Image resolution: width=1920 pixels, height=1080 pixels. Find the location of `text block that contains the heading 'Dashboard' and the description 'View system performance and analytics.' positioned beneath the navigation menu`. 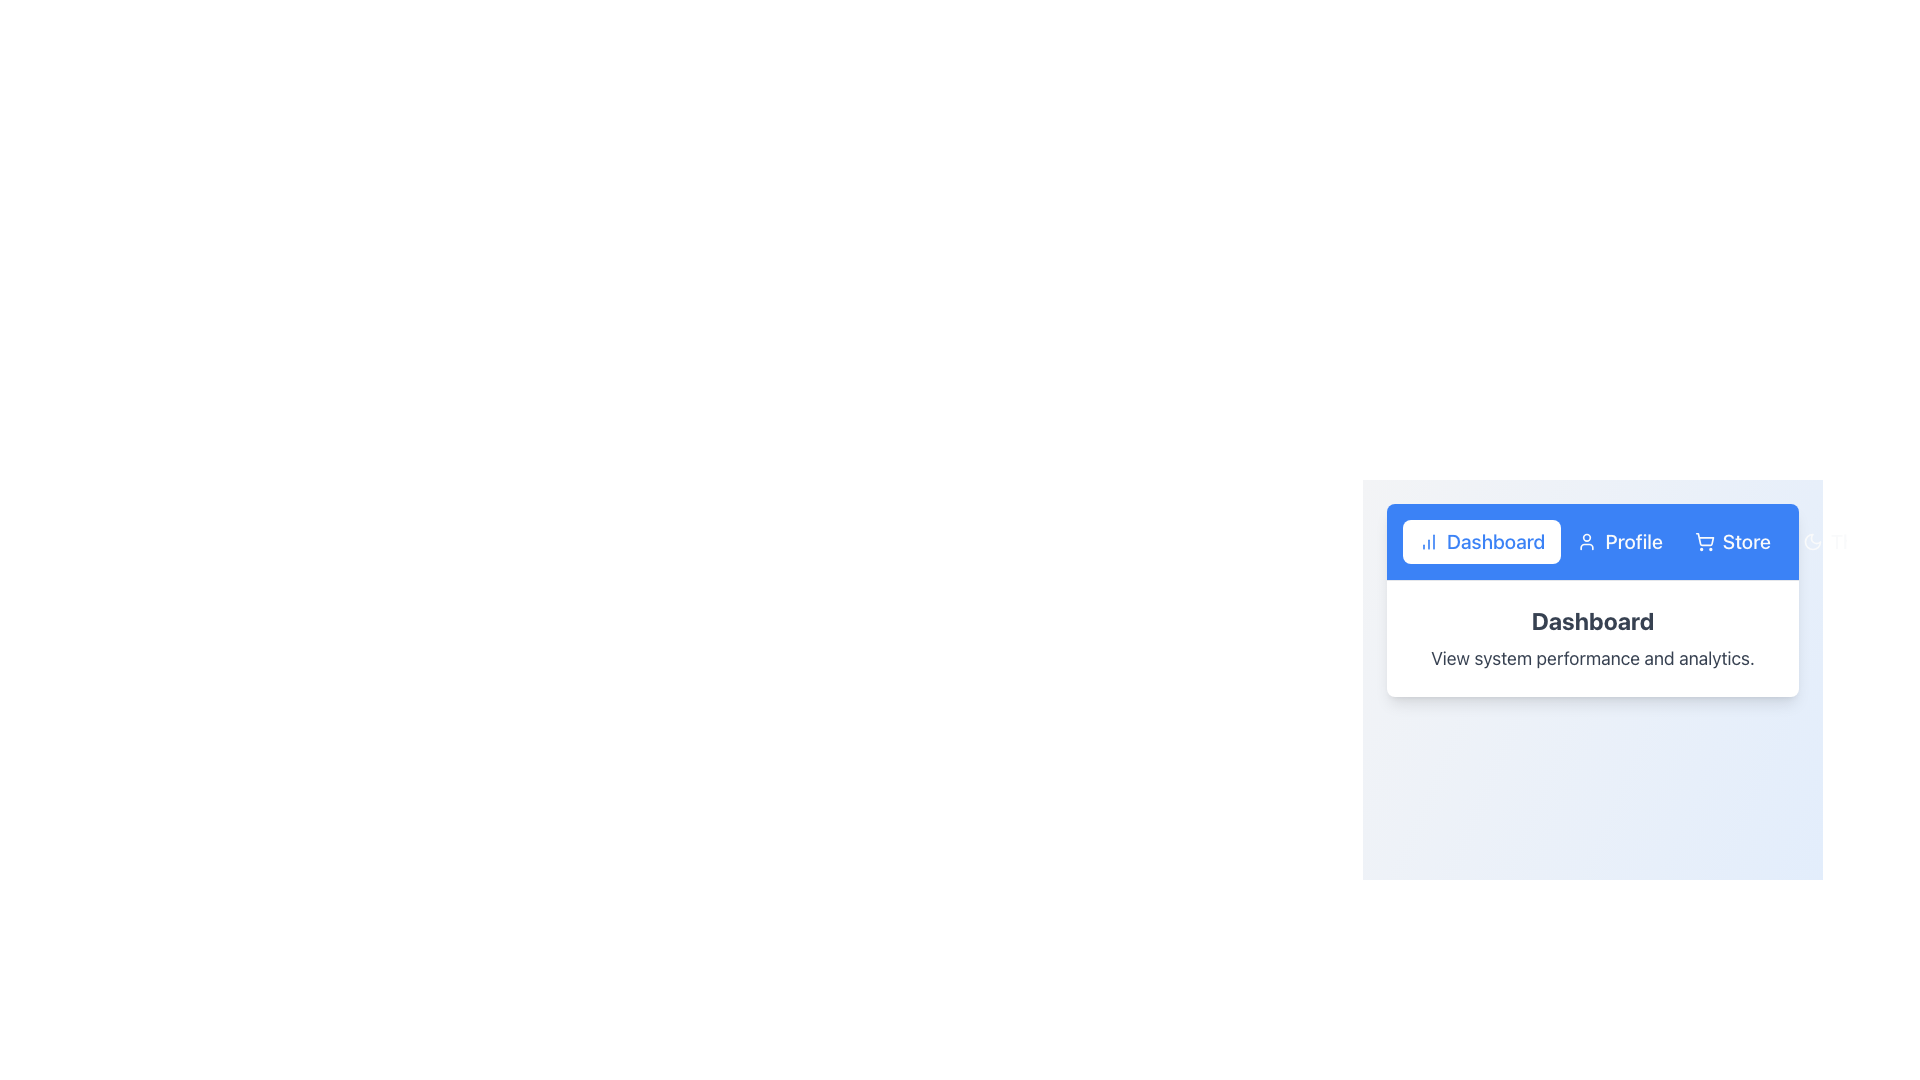

text block that contains the heading 'Dashboard' and the description 'View system performance and analytics.' positioned beneath the navigation menu is located at coordinates (1592, 639).